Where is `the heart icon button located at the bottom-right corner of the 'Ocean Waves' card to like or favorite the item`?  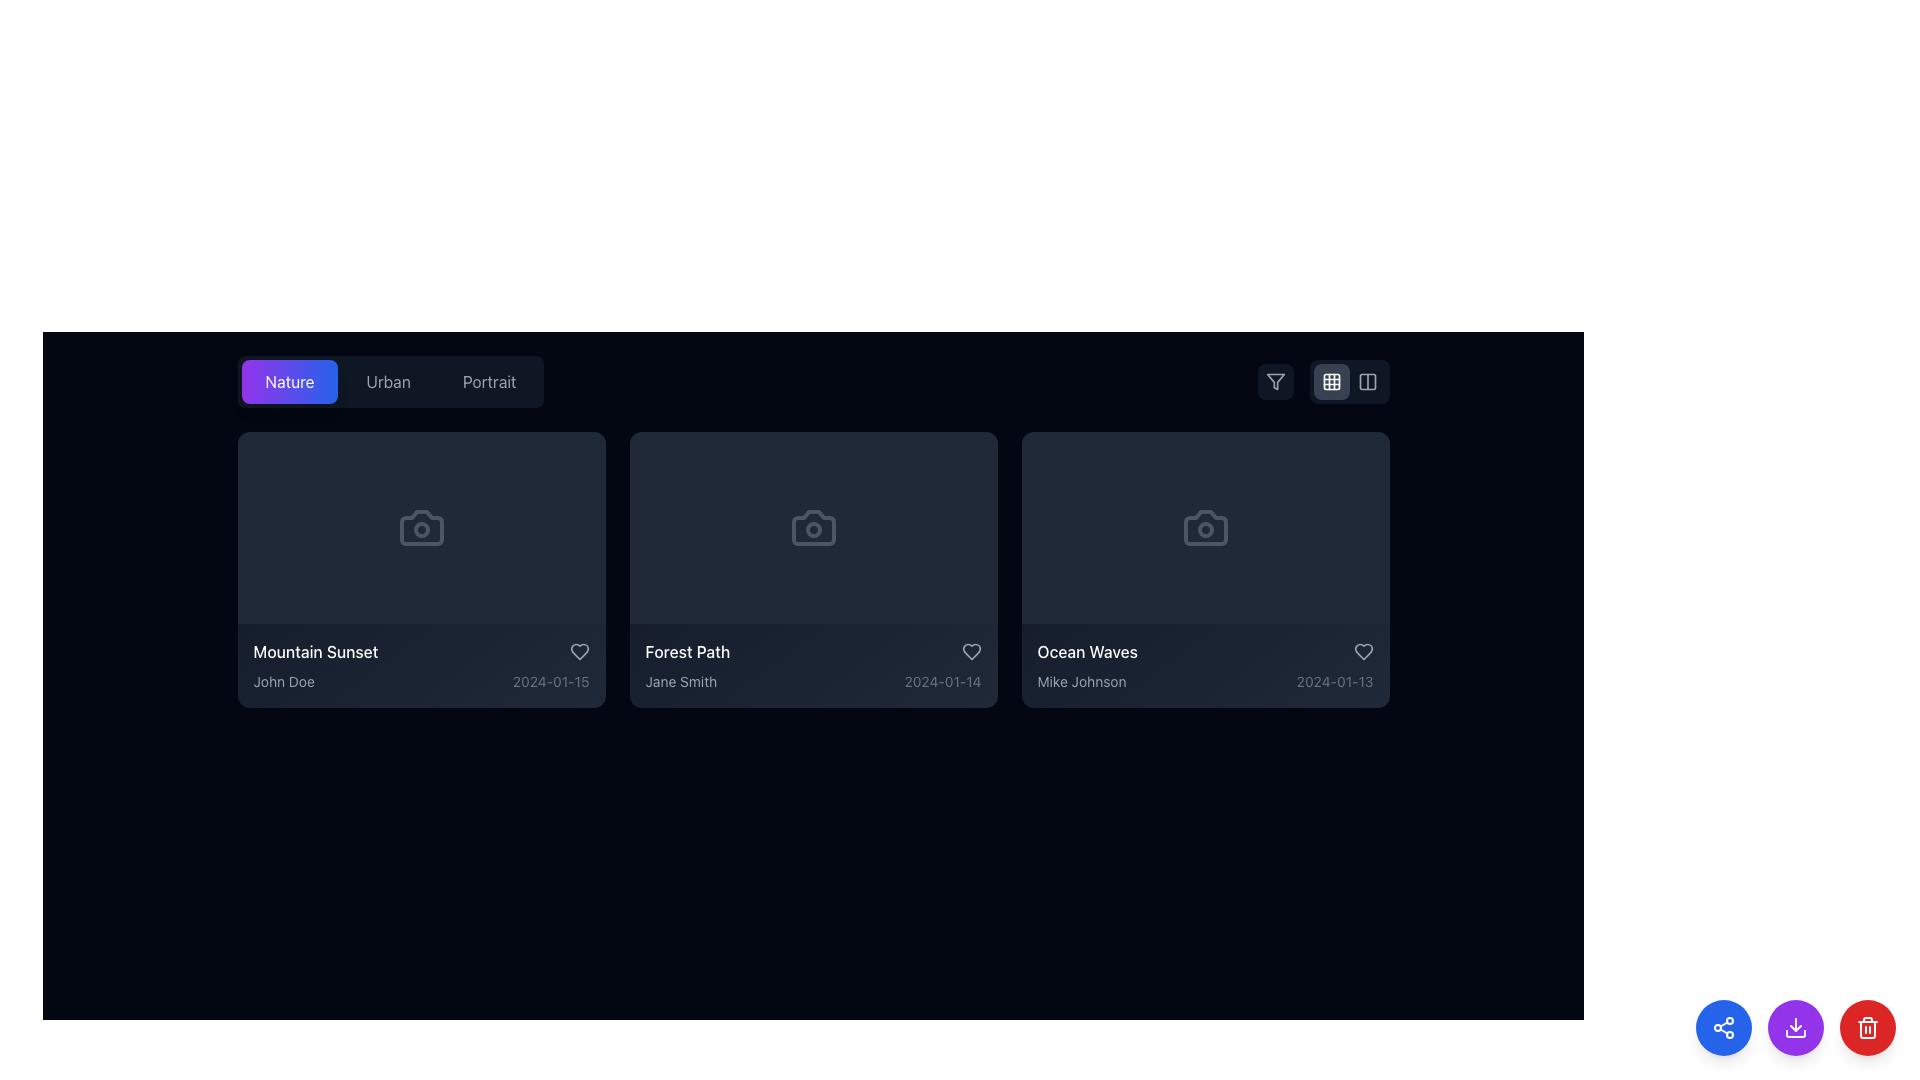 the heart icon button located at the bottom-right corner of the 'Ocean Waves' card to like or favorite the item is located at coordinates (1362, 651).